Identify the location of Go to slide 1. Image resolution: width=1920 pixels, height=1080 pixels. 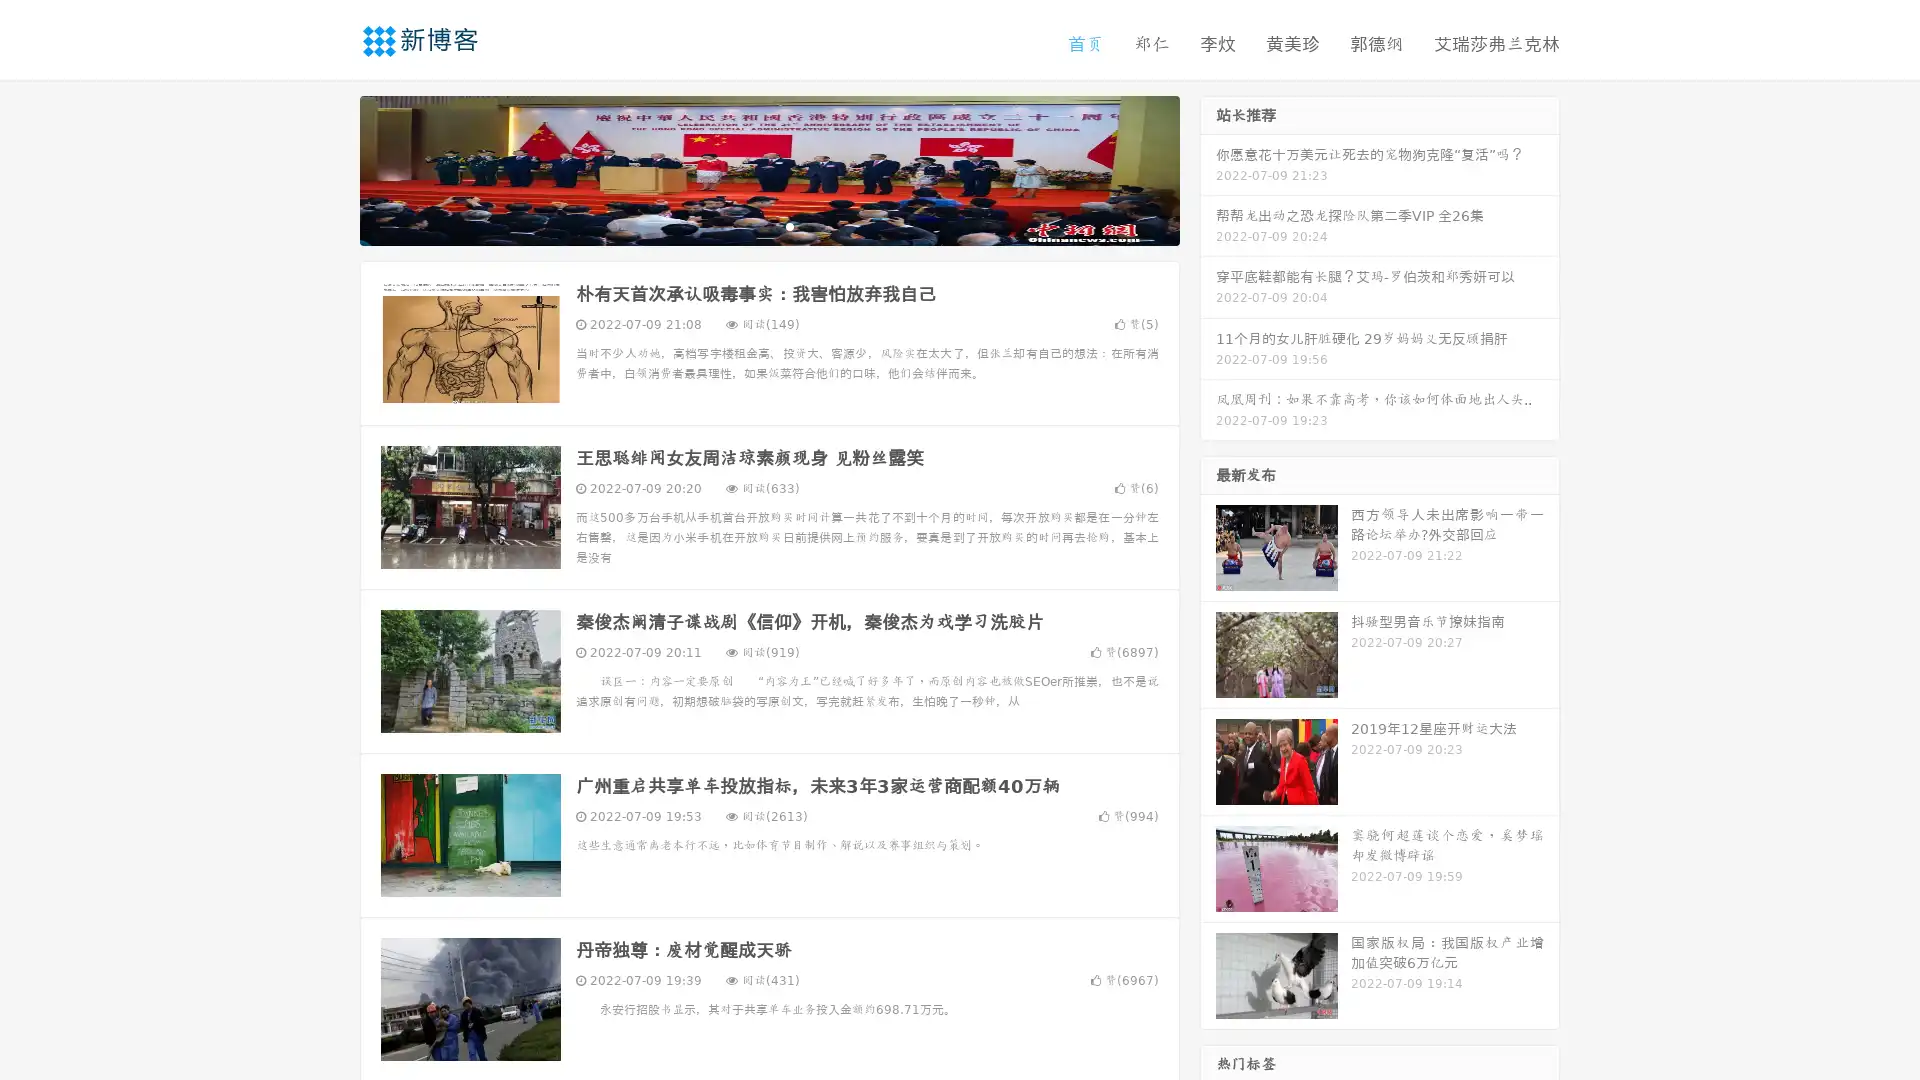
(748, 225).